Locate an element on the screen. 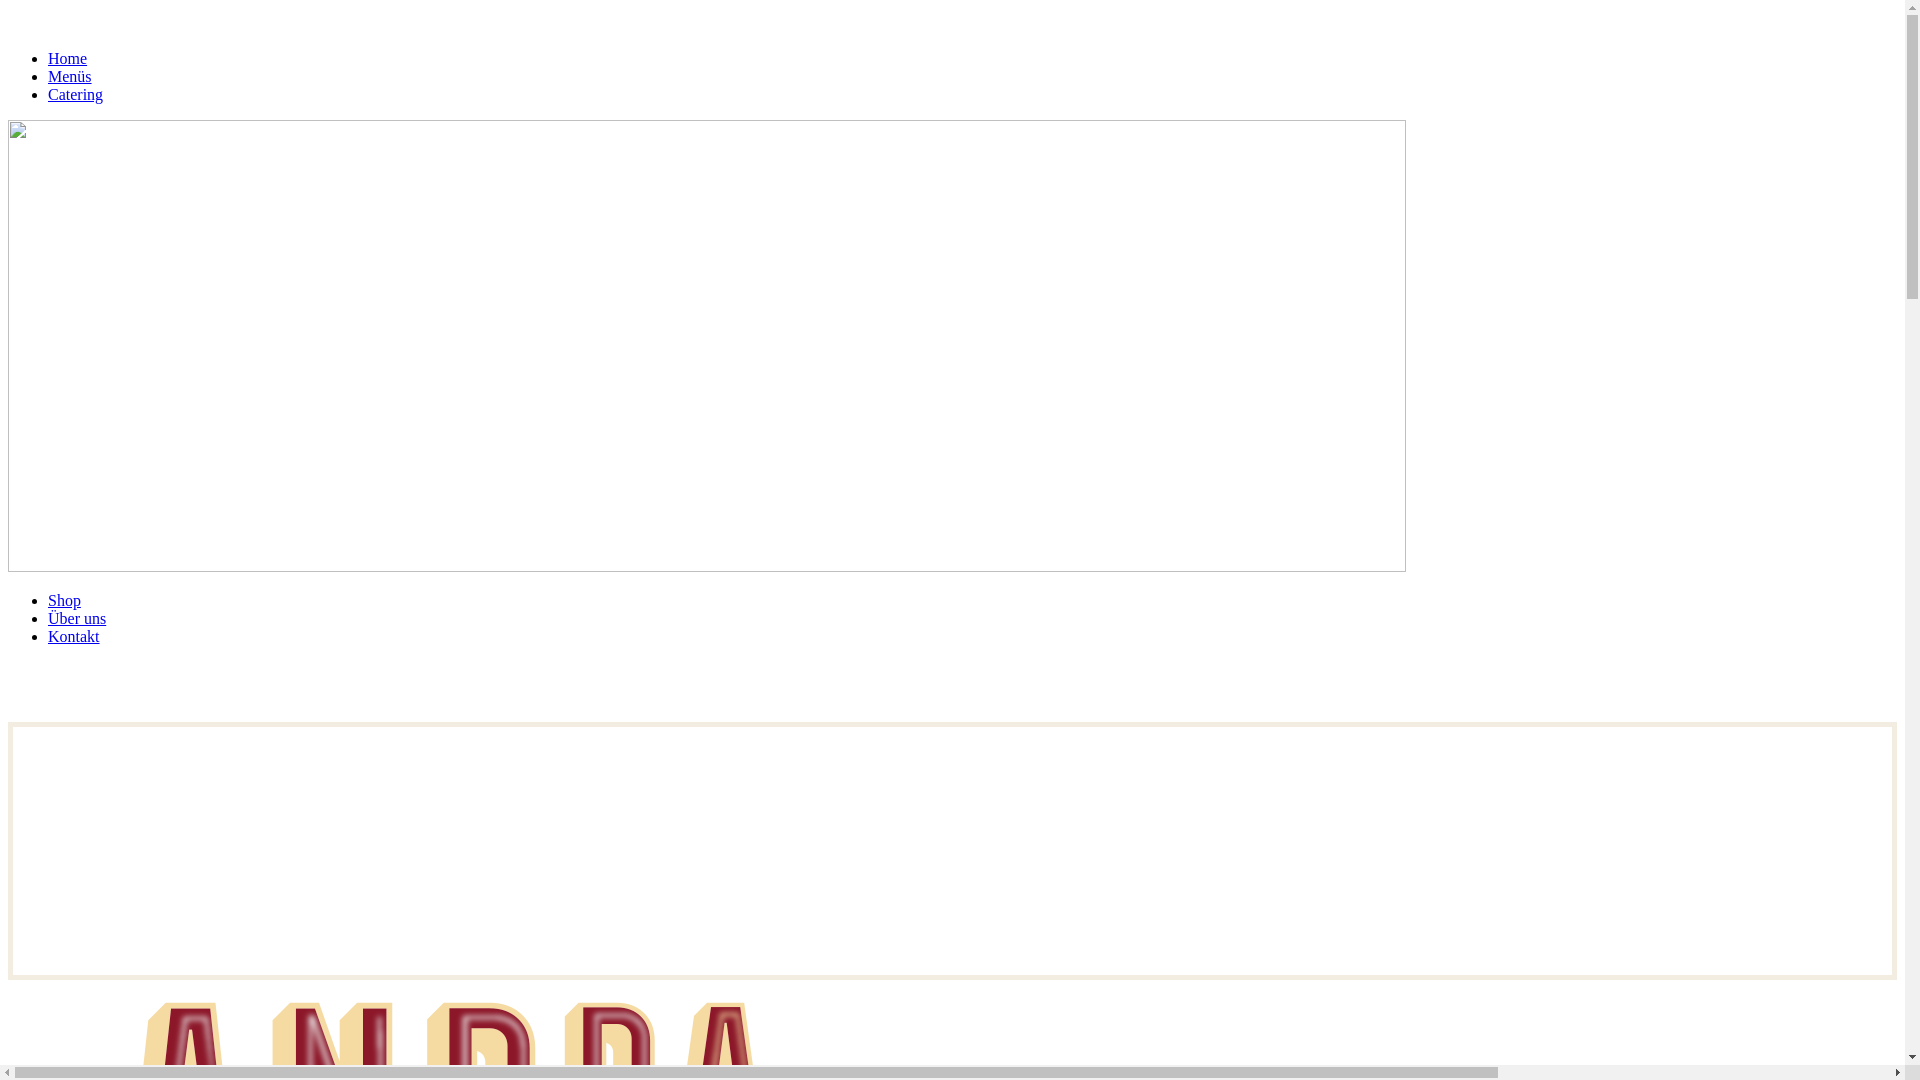  'Catering' is located at coordinates (48, 94).